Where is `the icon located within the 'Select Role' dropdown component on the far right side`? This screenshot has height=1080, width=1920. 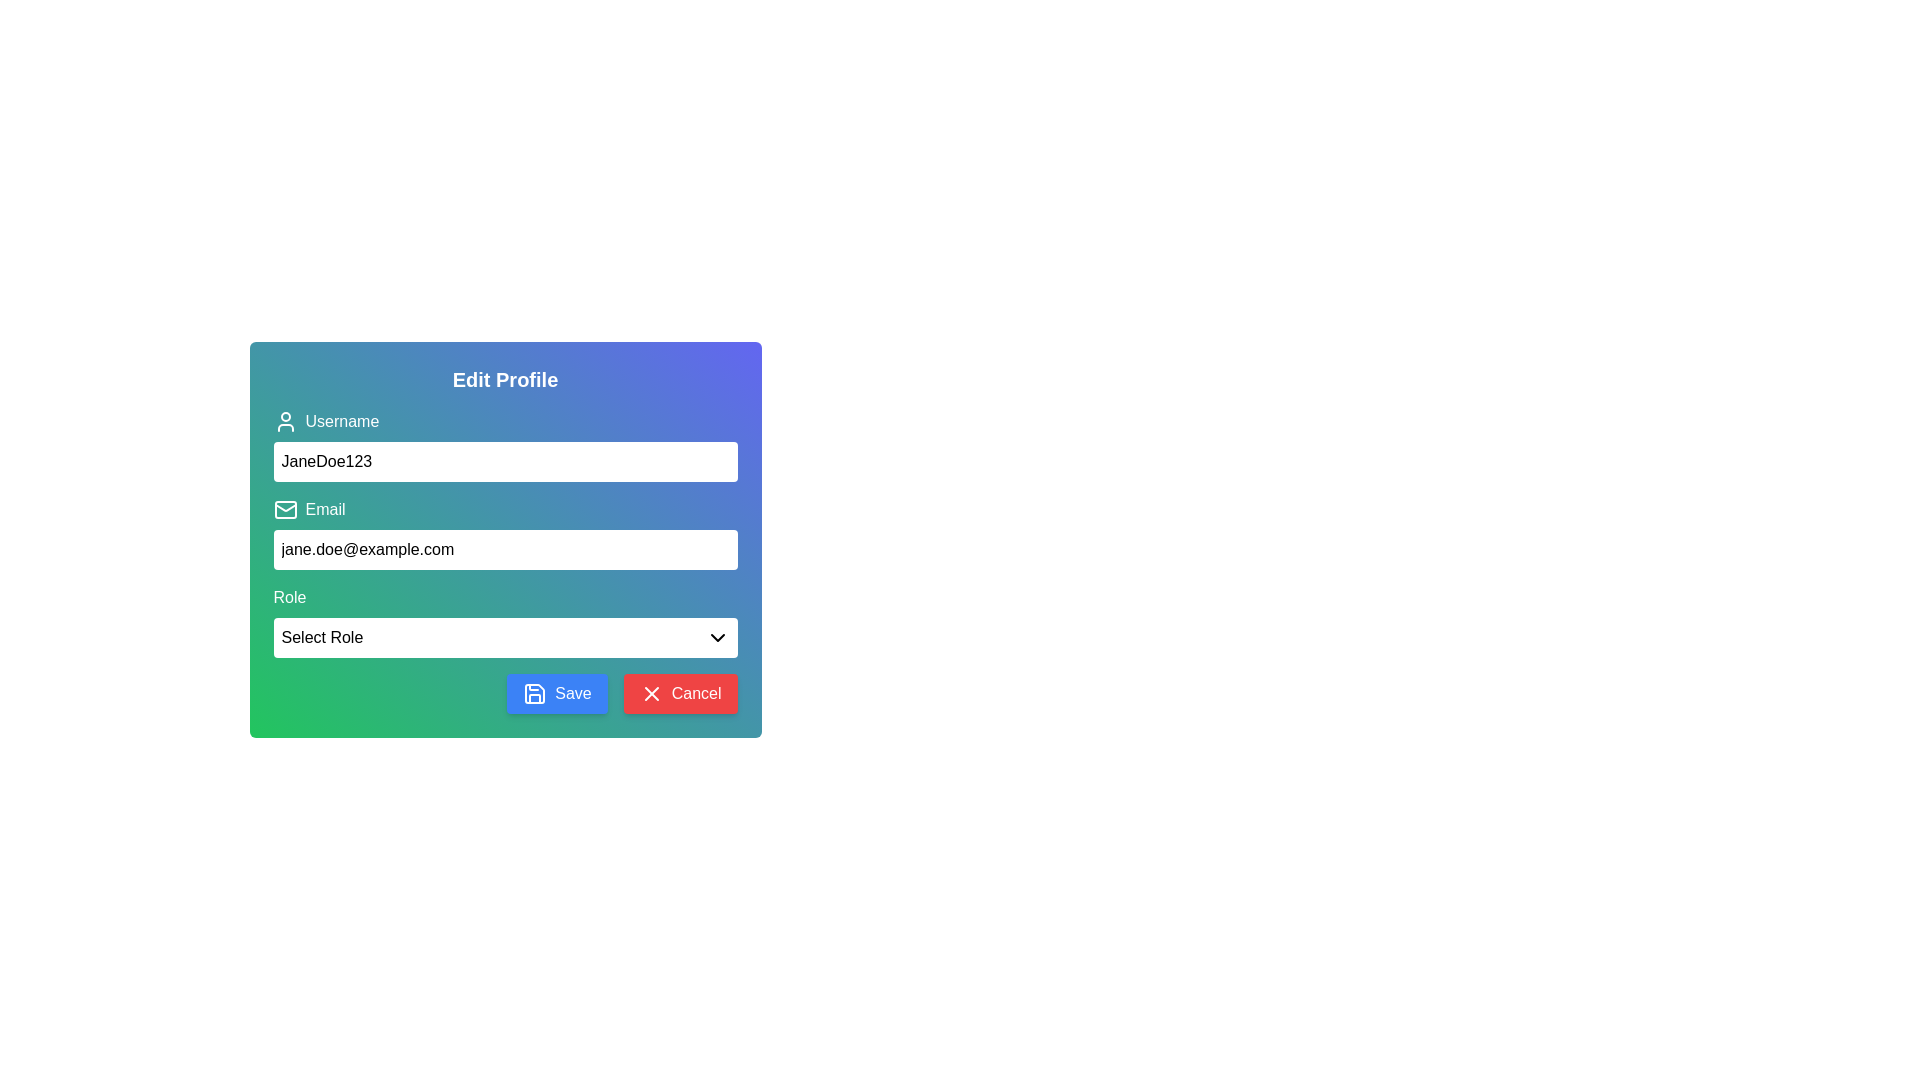 the icon located within the 'Select Role' dropdown component on the far right side is located at coordinates (717, 637).